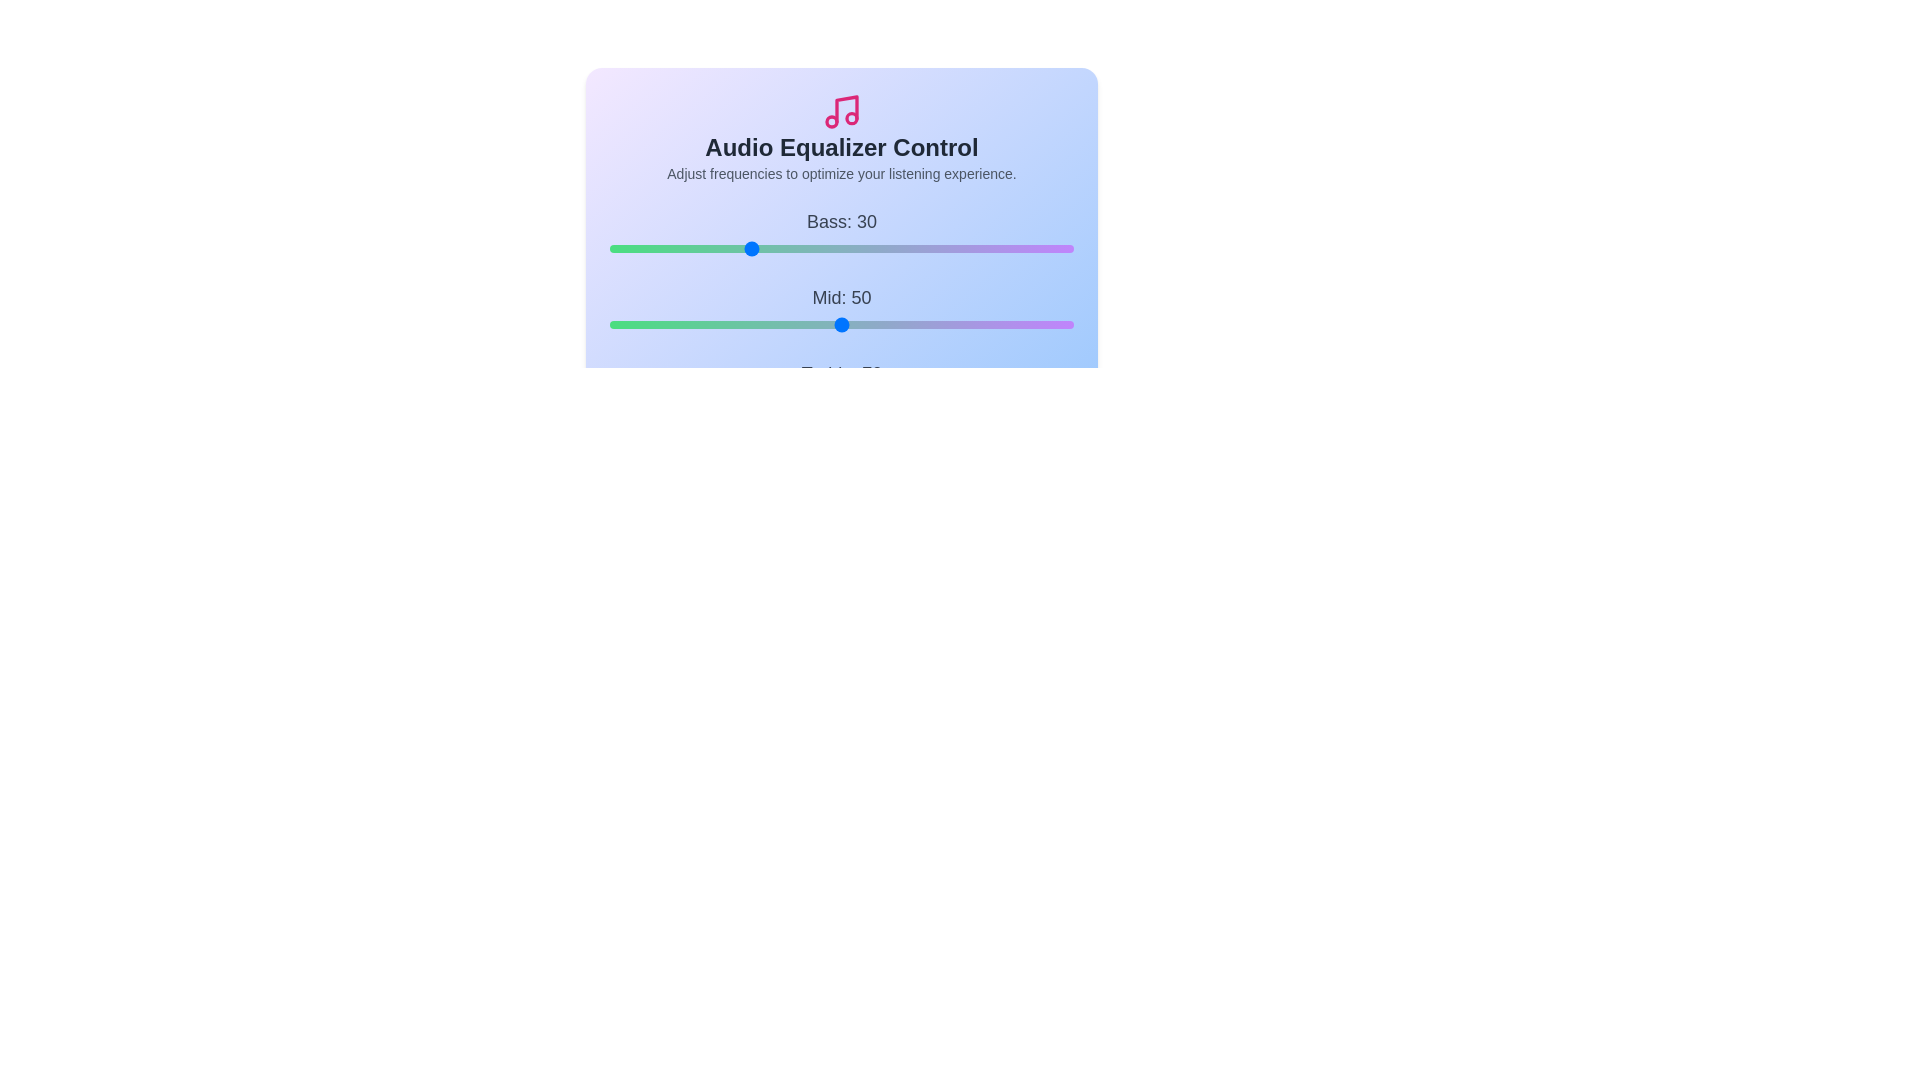 This screenshot has height=1080, width=1920. What do you see at coordinates (1059, 248) in the screenshot?
I see `the Bass slider to set the bass level to 97` at bounding box center [1059, 248].